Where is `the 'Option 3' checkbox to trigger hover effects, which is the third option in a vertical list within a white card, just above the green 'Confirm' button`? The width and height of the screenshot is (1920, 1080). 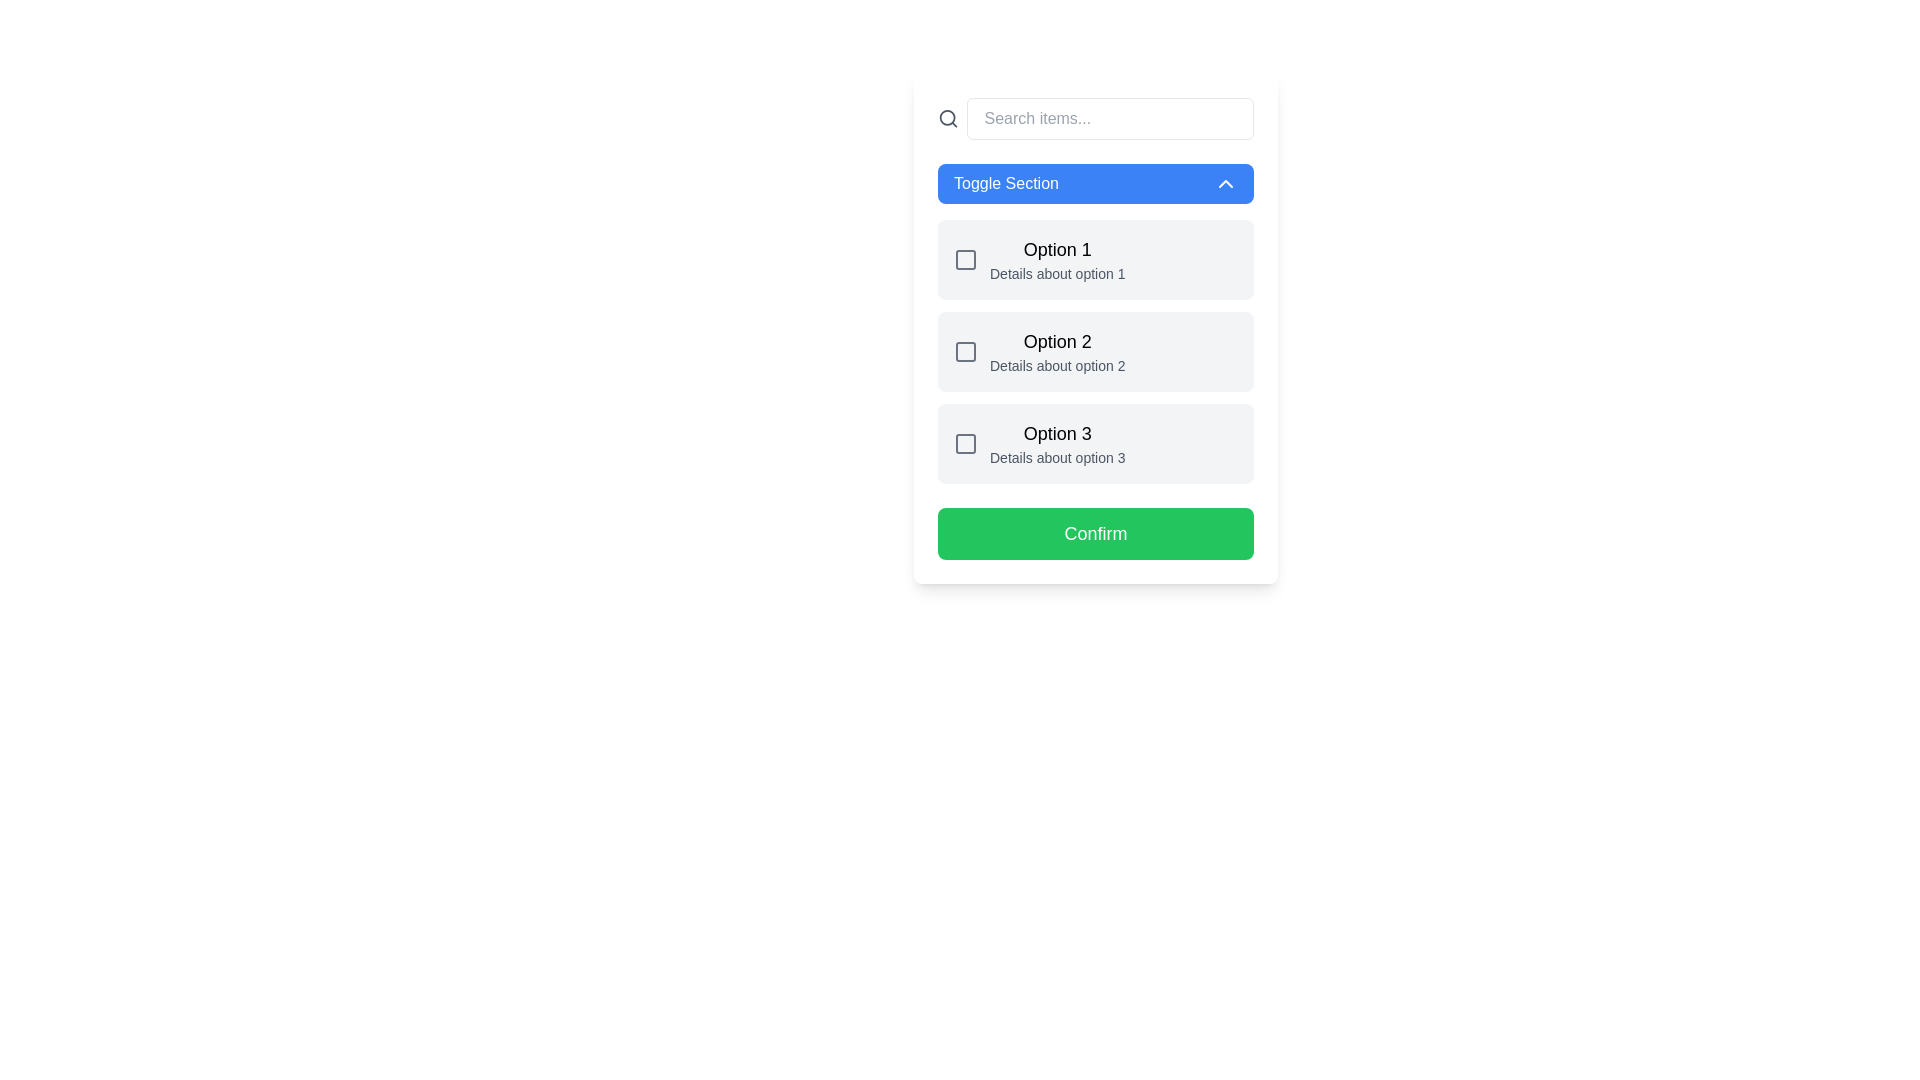 the 'Option 3' checkbox to trigger hover effects, which is the third option in a vertical list within a white card, just above the green 'Confirm' button is located at coordinates (1094, 442).